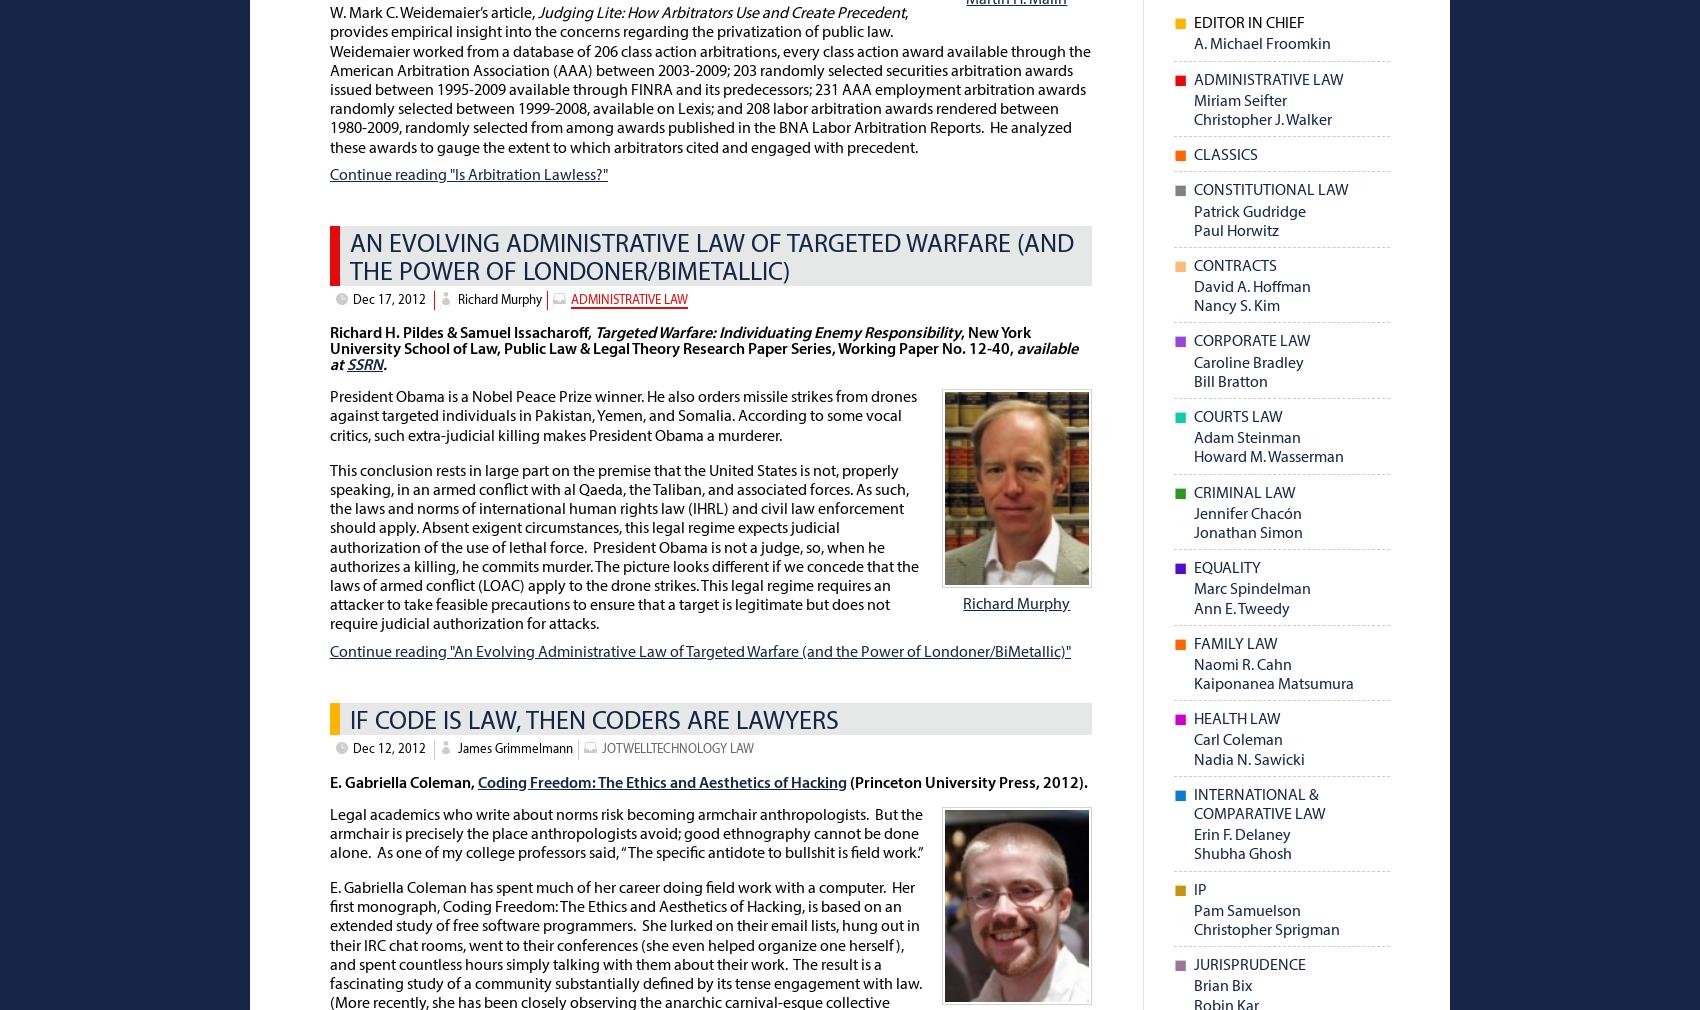 The height and width of the screenshot is (1010, 1700). What do you see at coordinates (345, 366) in the screenshot?
I see `'SSRN'` at bounding box center [345, 366].